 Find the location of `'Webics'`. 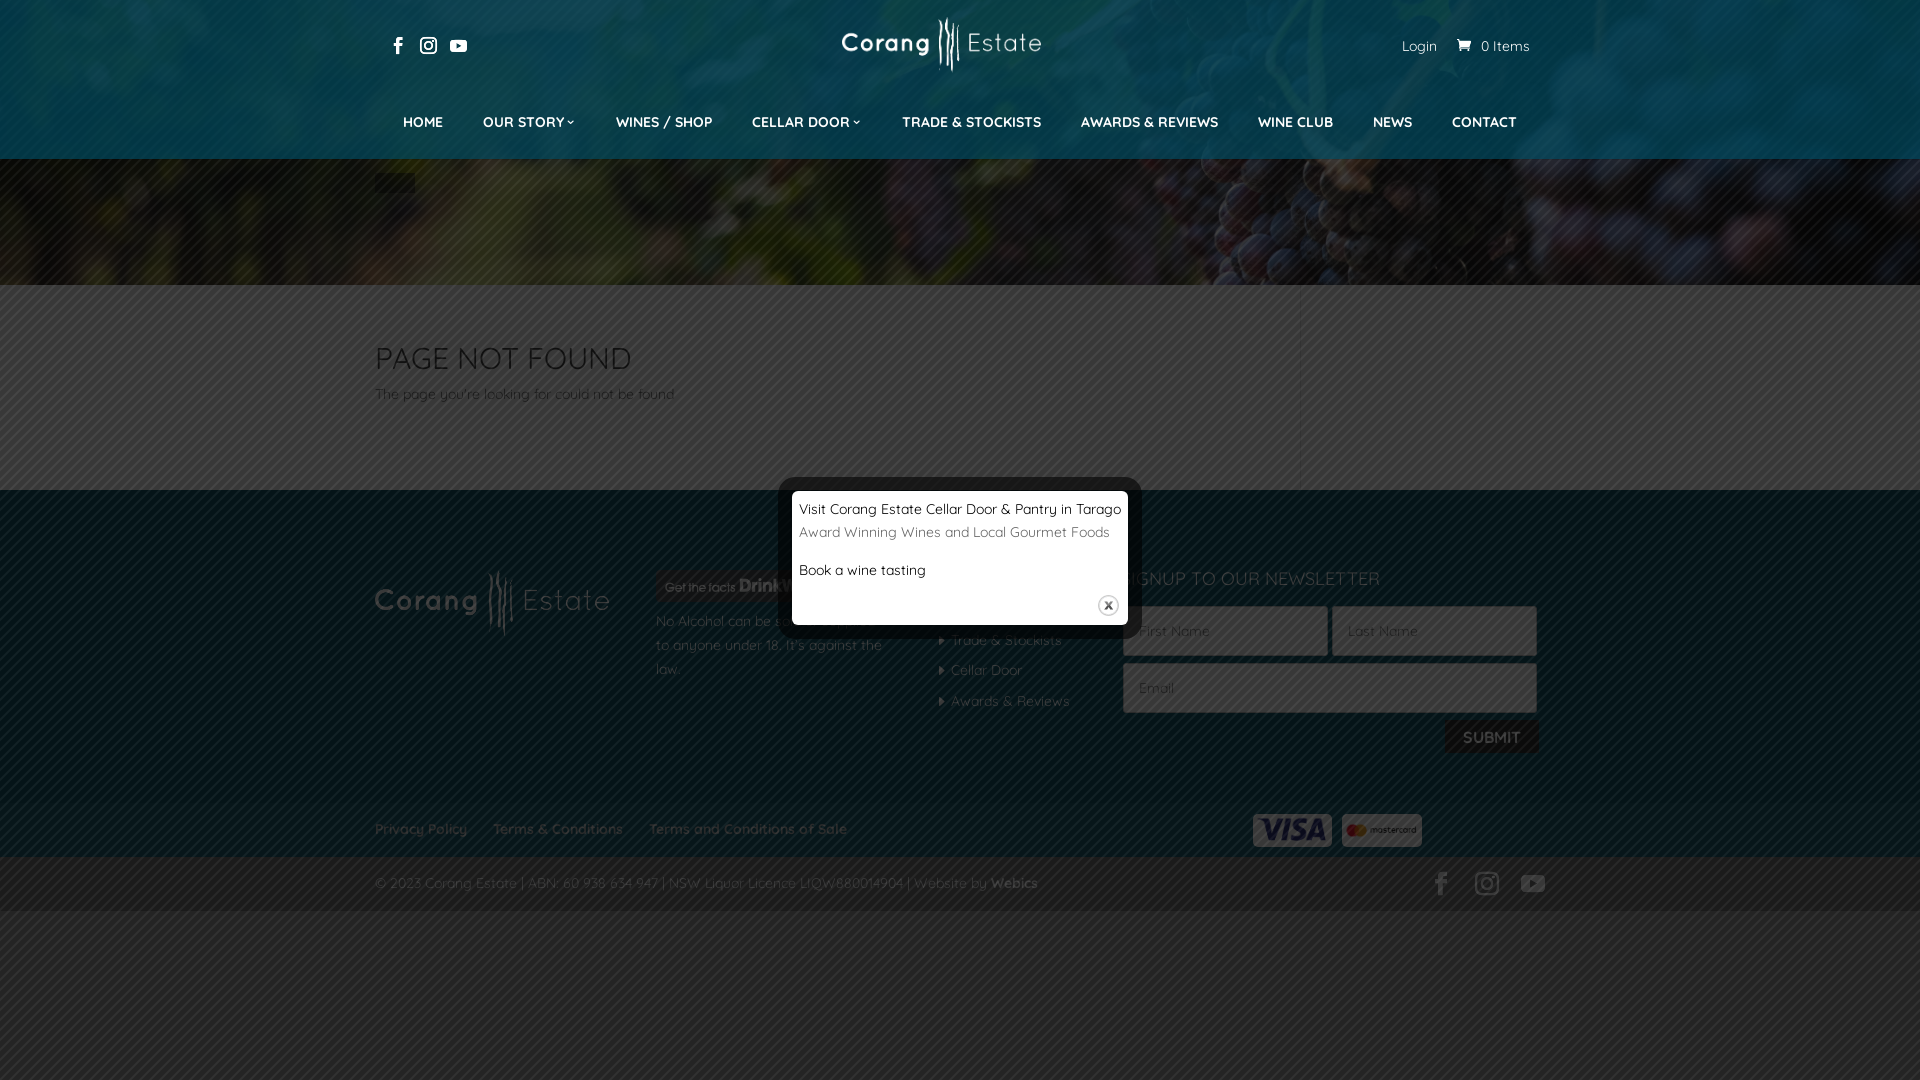

'Webics' is located at coordinates (1014, 882).